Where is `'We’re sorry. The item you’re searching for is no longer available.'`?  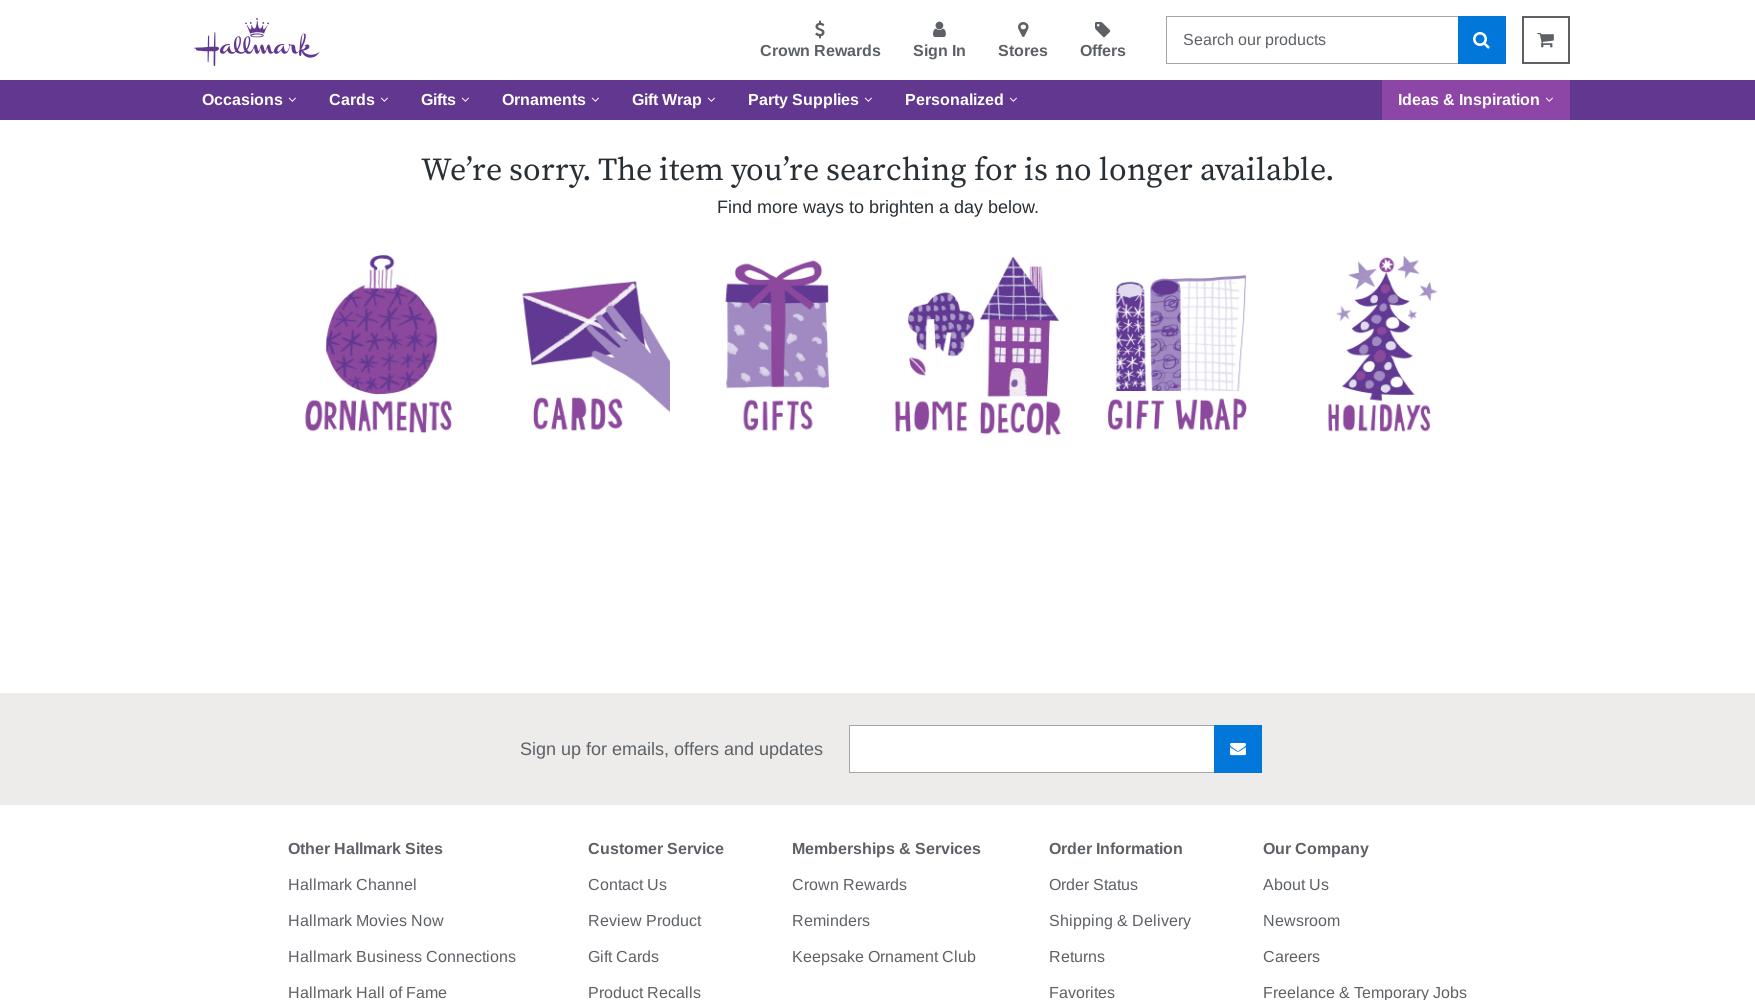 'We’re sorry. The item you’re searching for is no longer available.' is located at coordinates (876, 171).